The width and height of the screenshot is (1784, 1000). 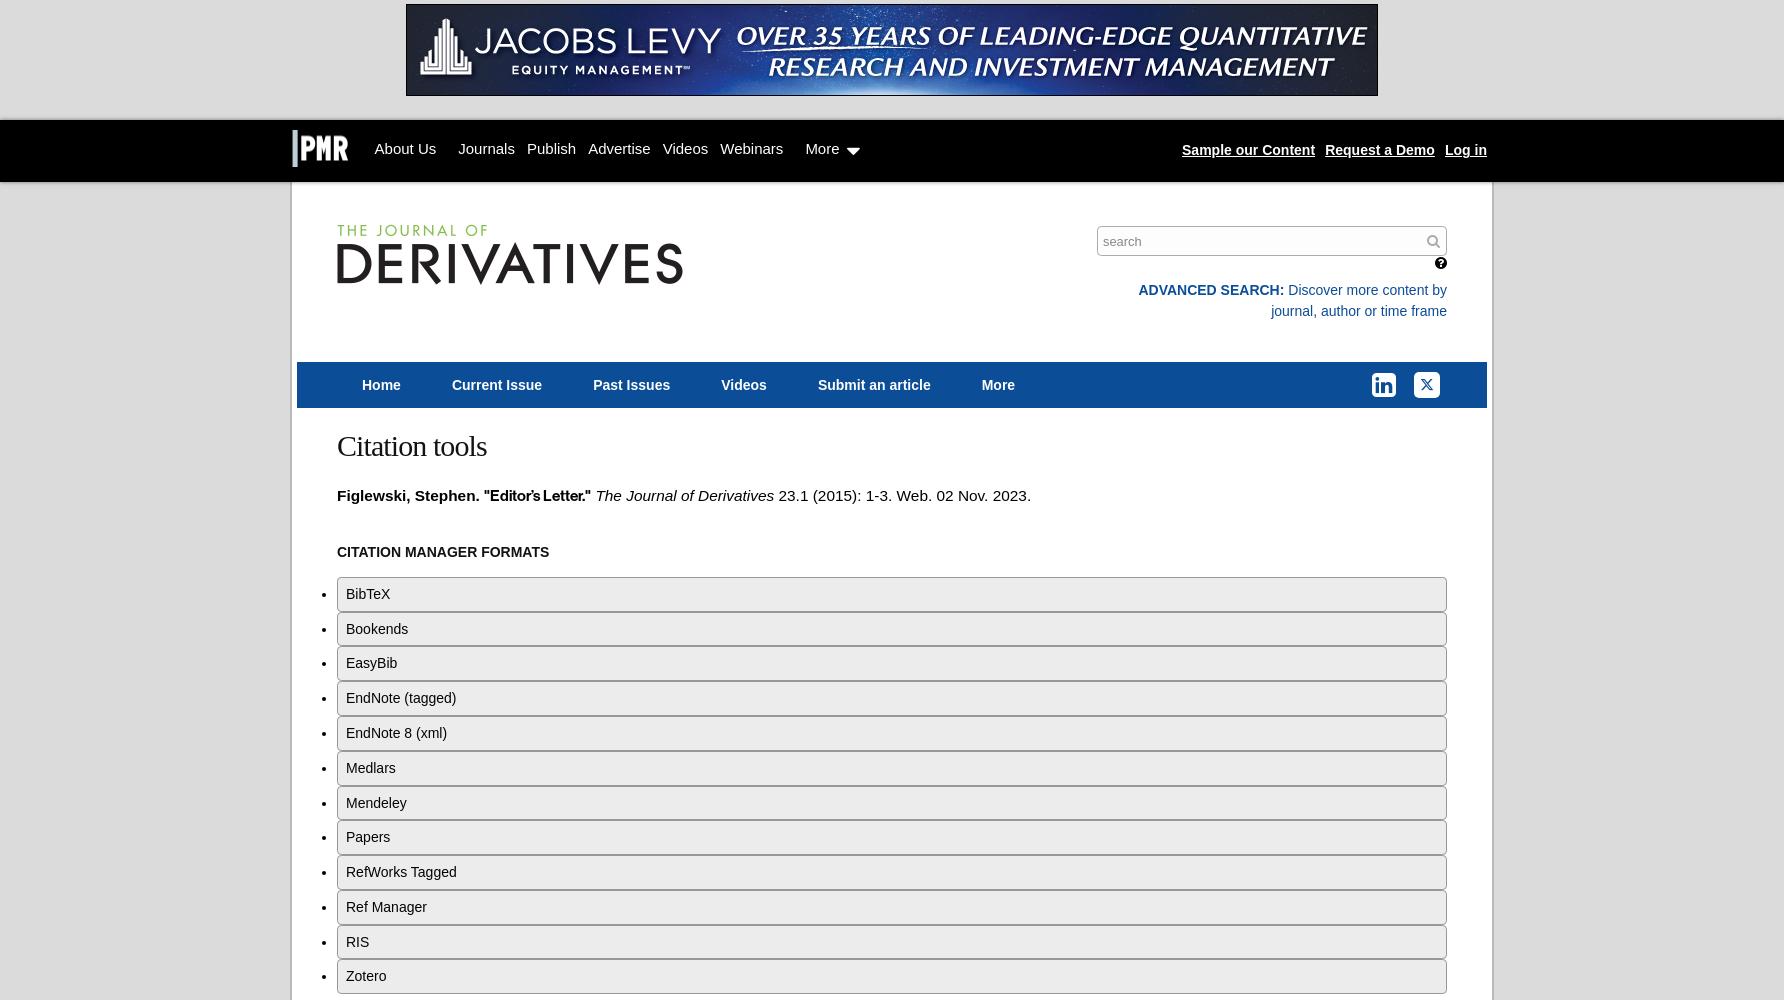 What do you see at coordinates (798, 493) in the screenshot?
I see `'1'` at bounding box center [798, 493].